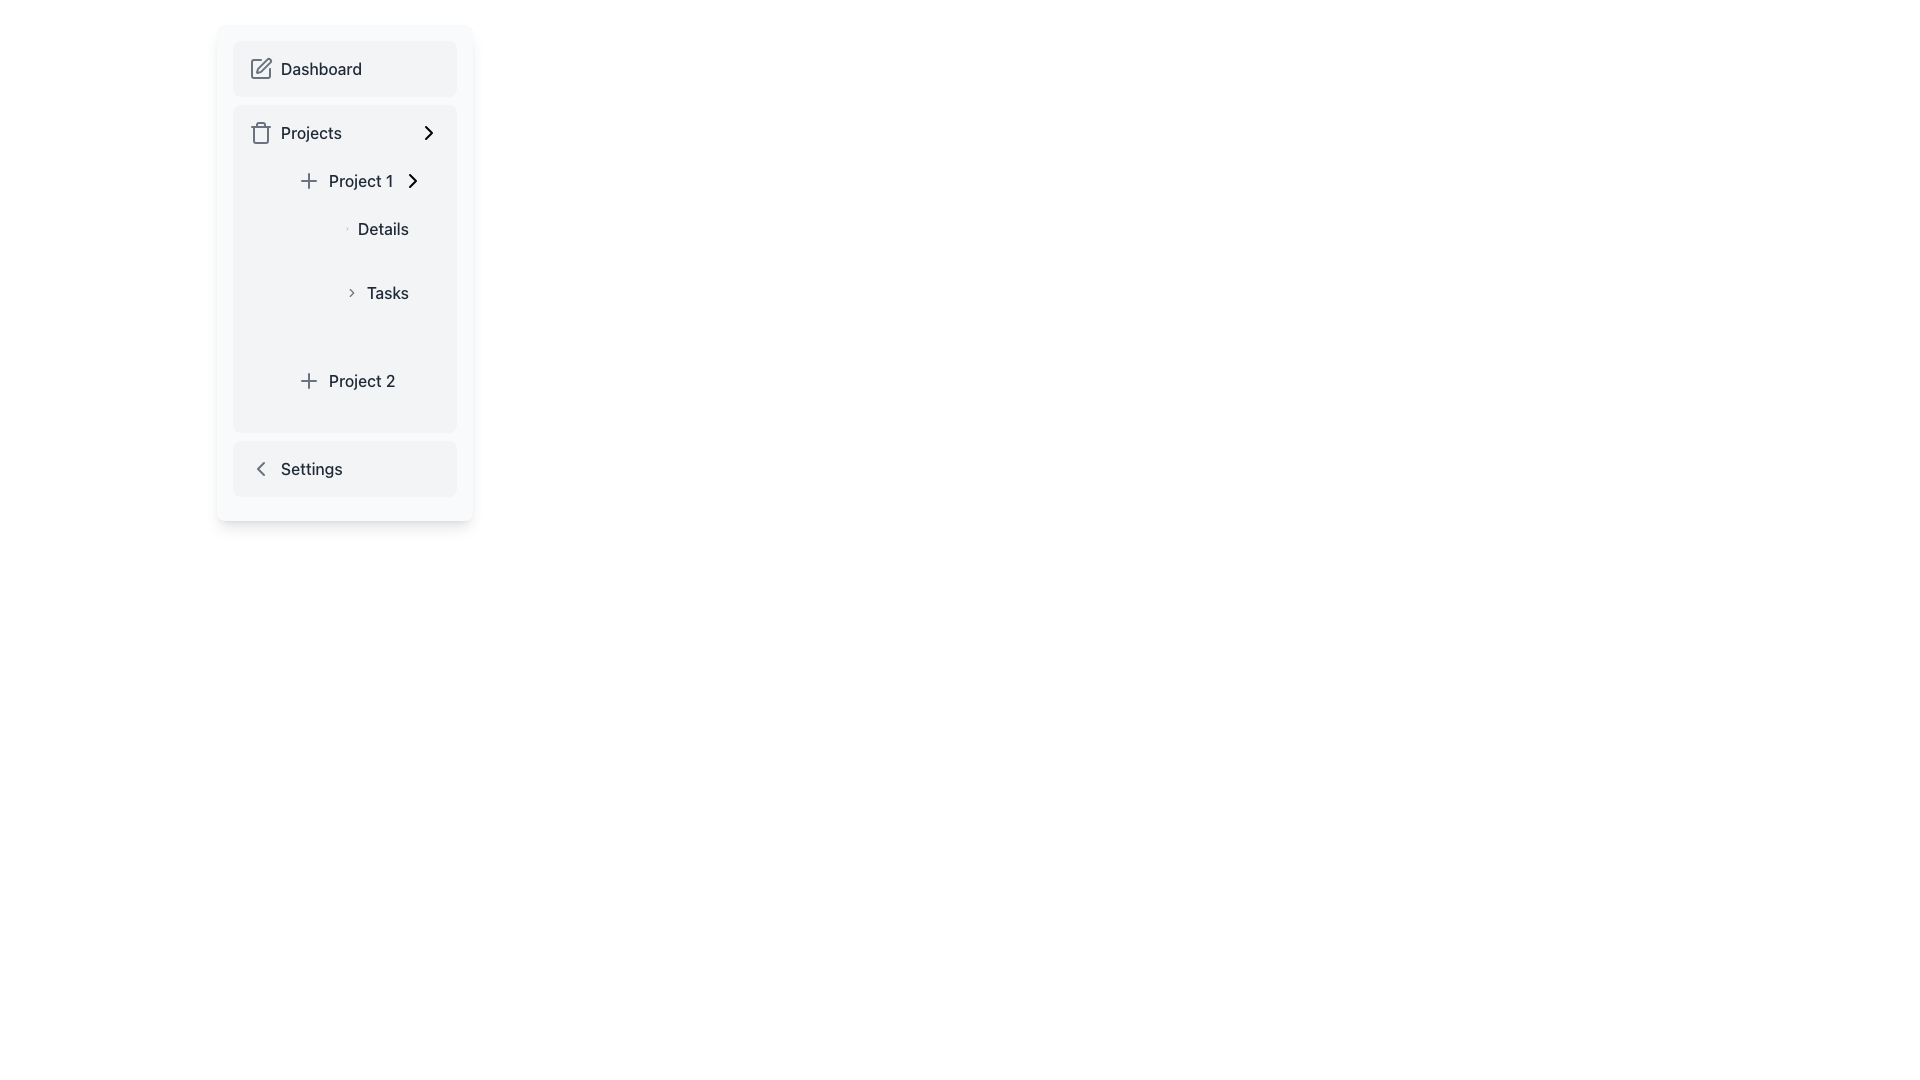 Image resolution: width=1920 pixels, height=1080 pixels. What do you see at coordinates (427, 132) in the screenshot?
I see `the Chevron Icon next to the 'Projects' text` at bounding box center [427, 132].